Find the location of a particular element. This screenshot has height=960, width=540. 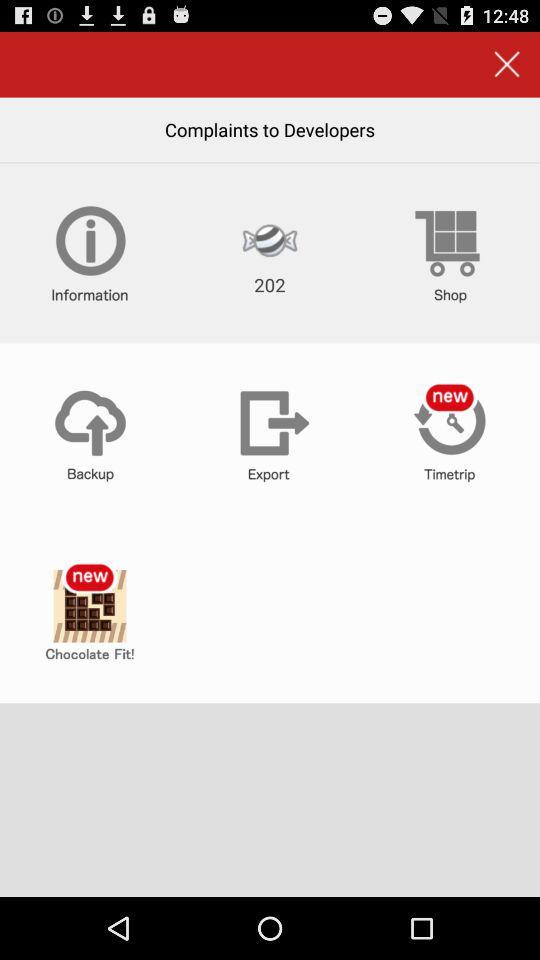

export compliant information is located at coordinates (270, 433).